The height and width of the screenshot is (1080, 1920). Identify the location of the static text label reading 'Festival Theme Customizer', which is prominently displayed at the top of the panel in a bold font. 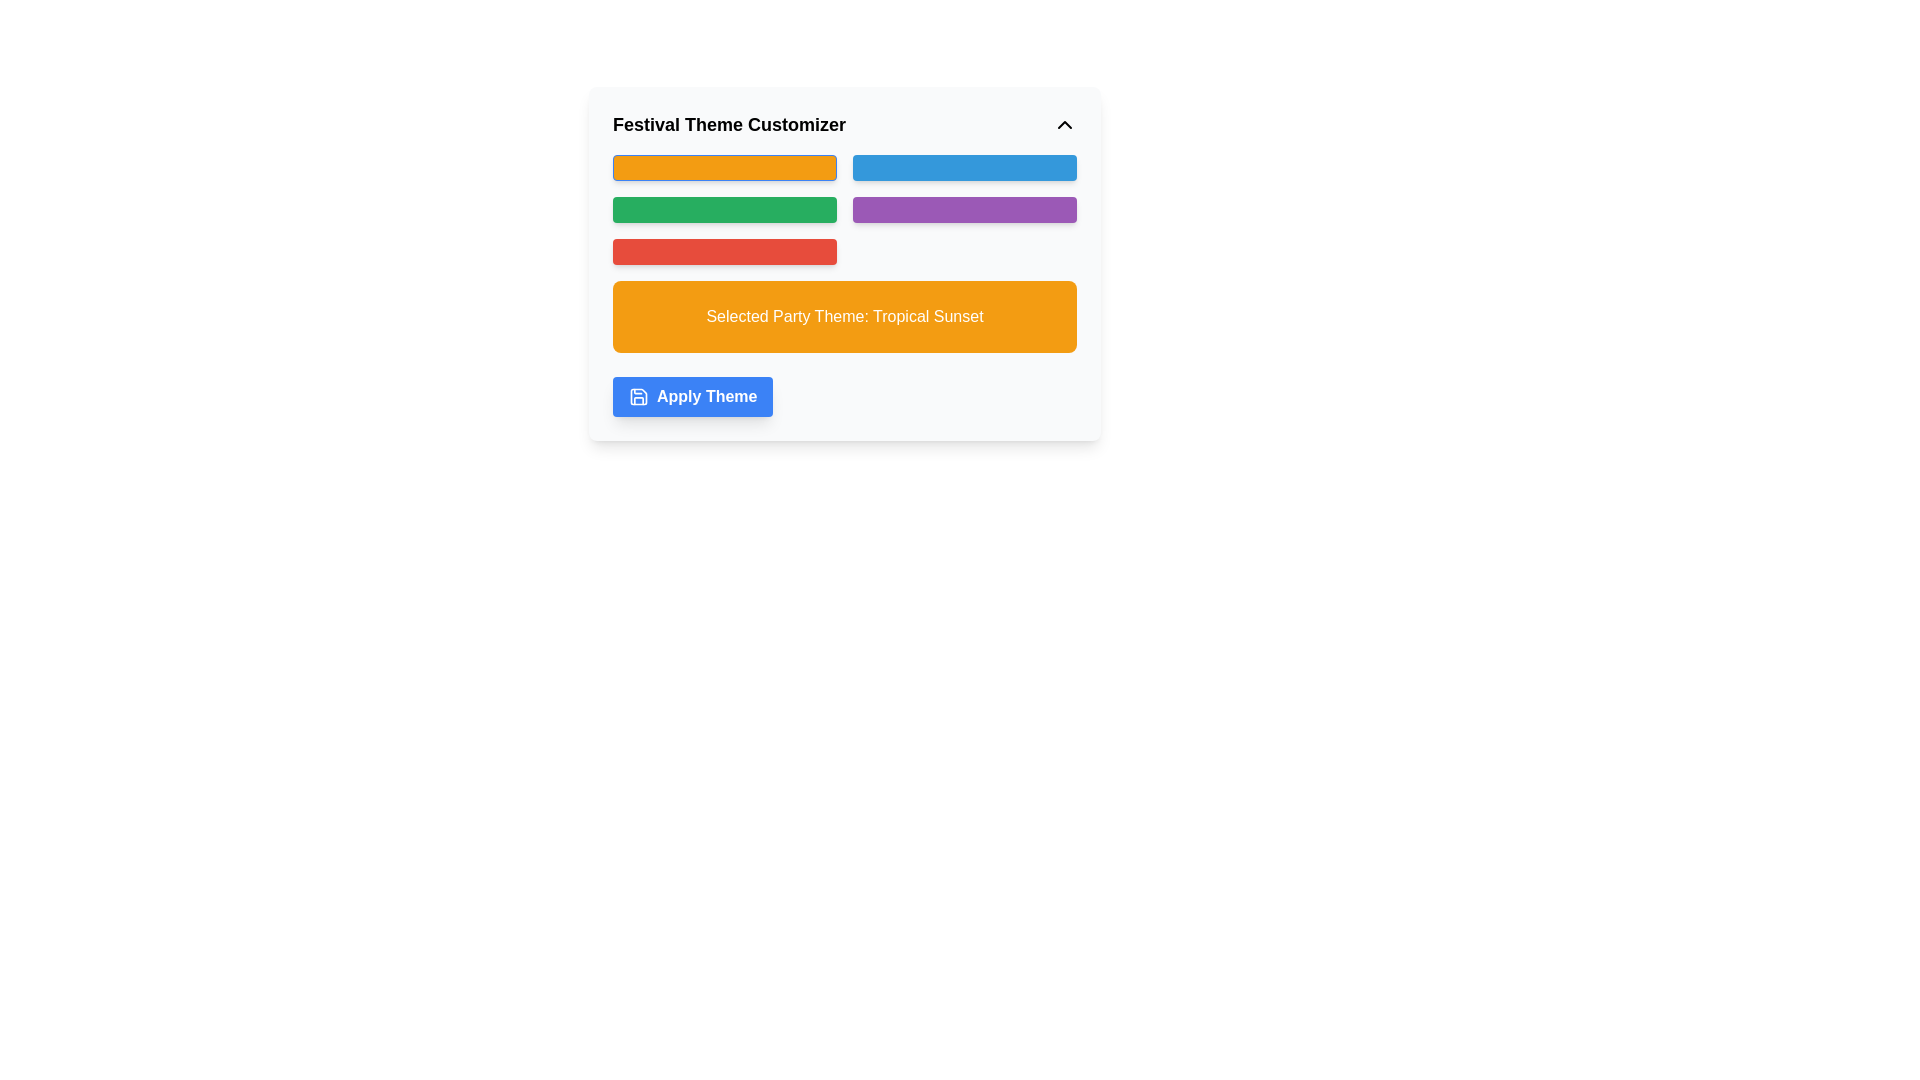
(728, 124).